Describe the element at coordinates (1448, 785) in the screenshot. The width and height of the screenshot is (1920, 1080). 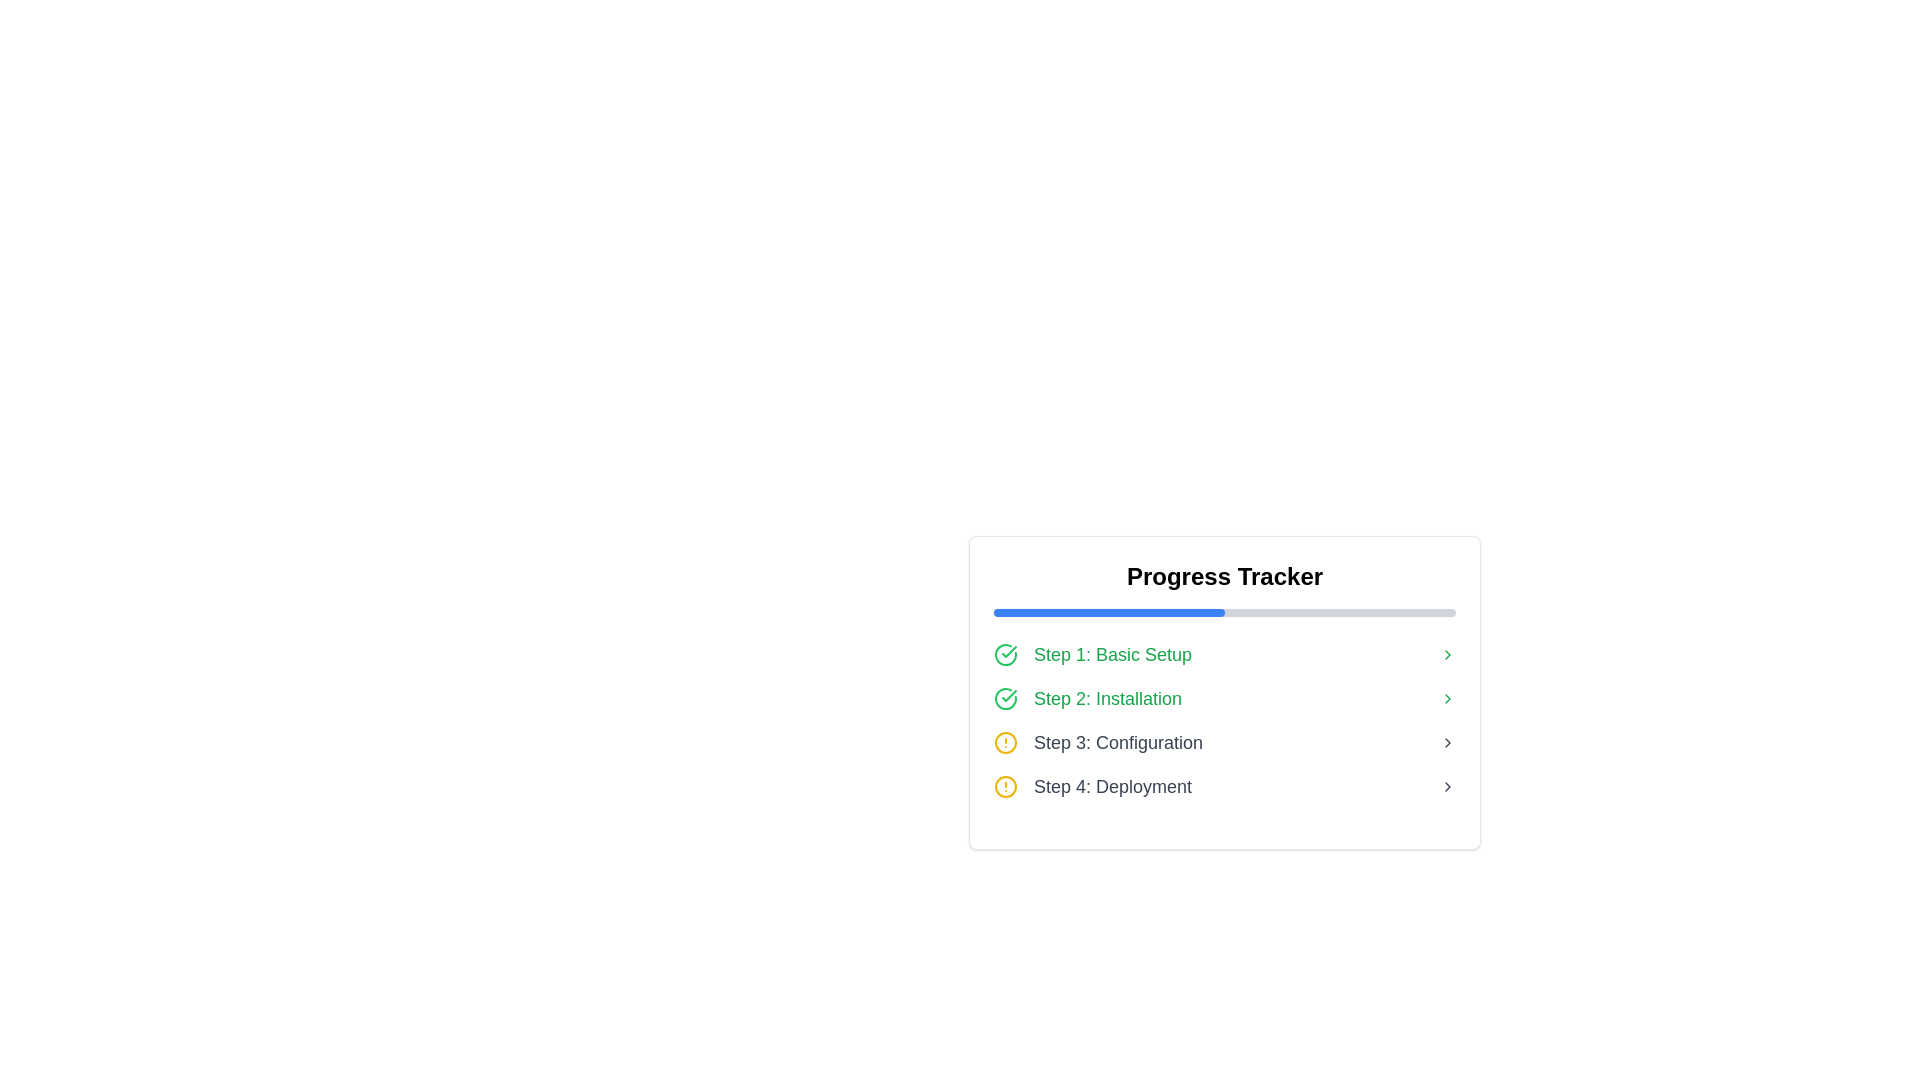
I see `the chevron icon located at the extreme right end of the list row labeled 'Step 4: Deployment'` at that location.